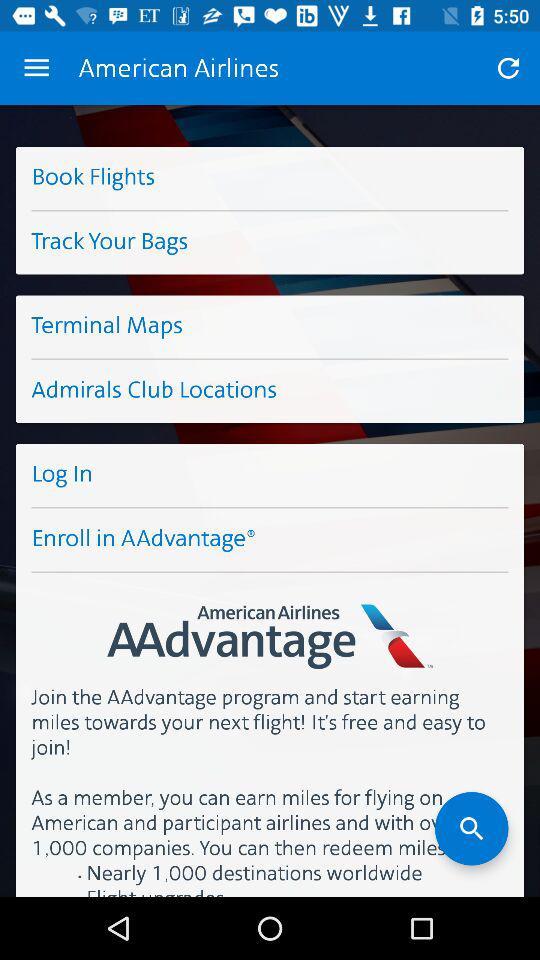  What do you see at coordinates (36, 68) in the screenshot?
I see `the icon next to american airlines` at bounding box center [36, 68].